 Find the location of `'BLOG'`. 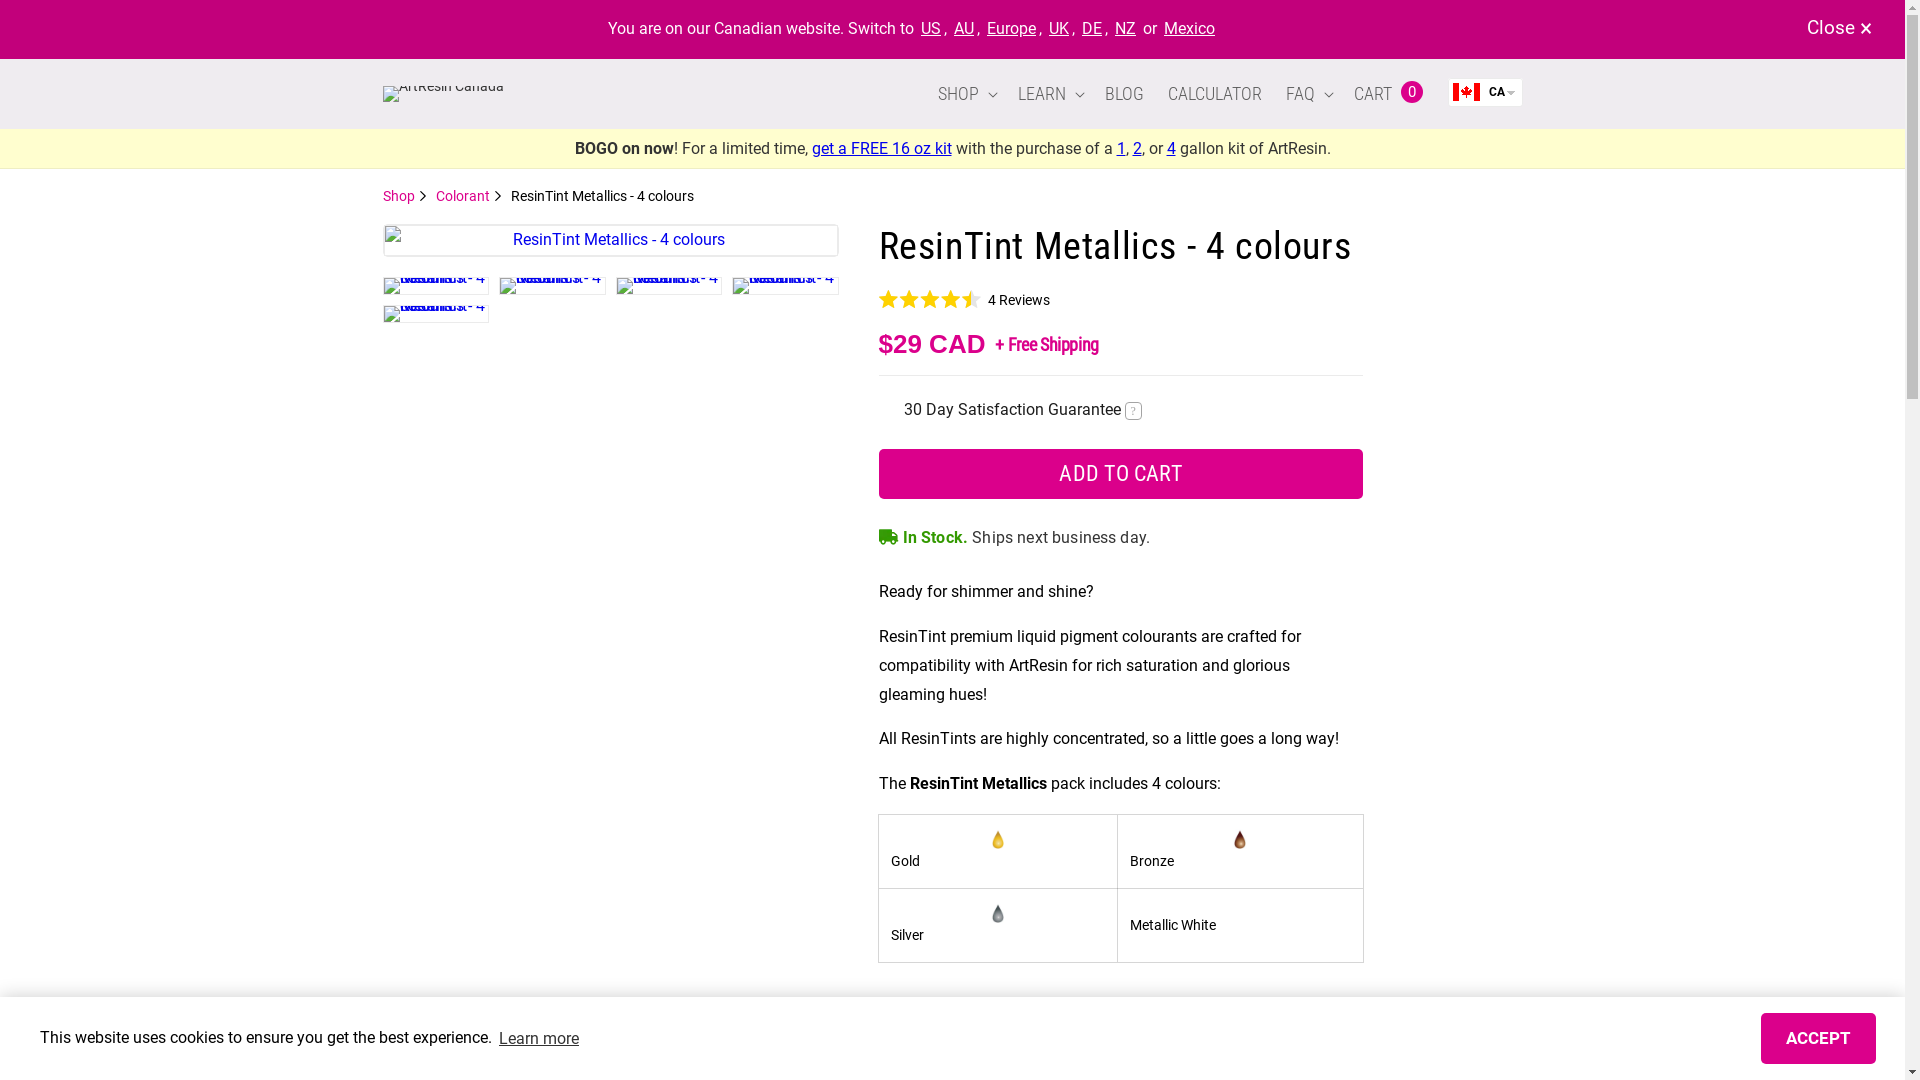

'BLOG' is located at coordinates (1123, 93).